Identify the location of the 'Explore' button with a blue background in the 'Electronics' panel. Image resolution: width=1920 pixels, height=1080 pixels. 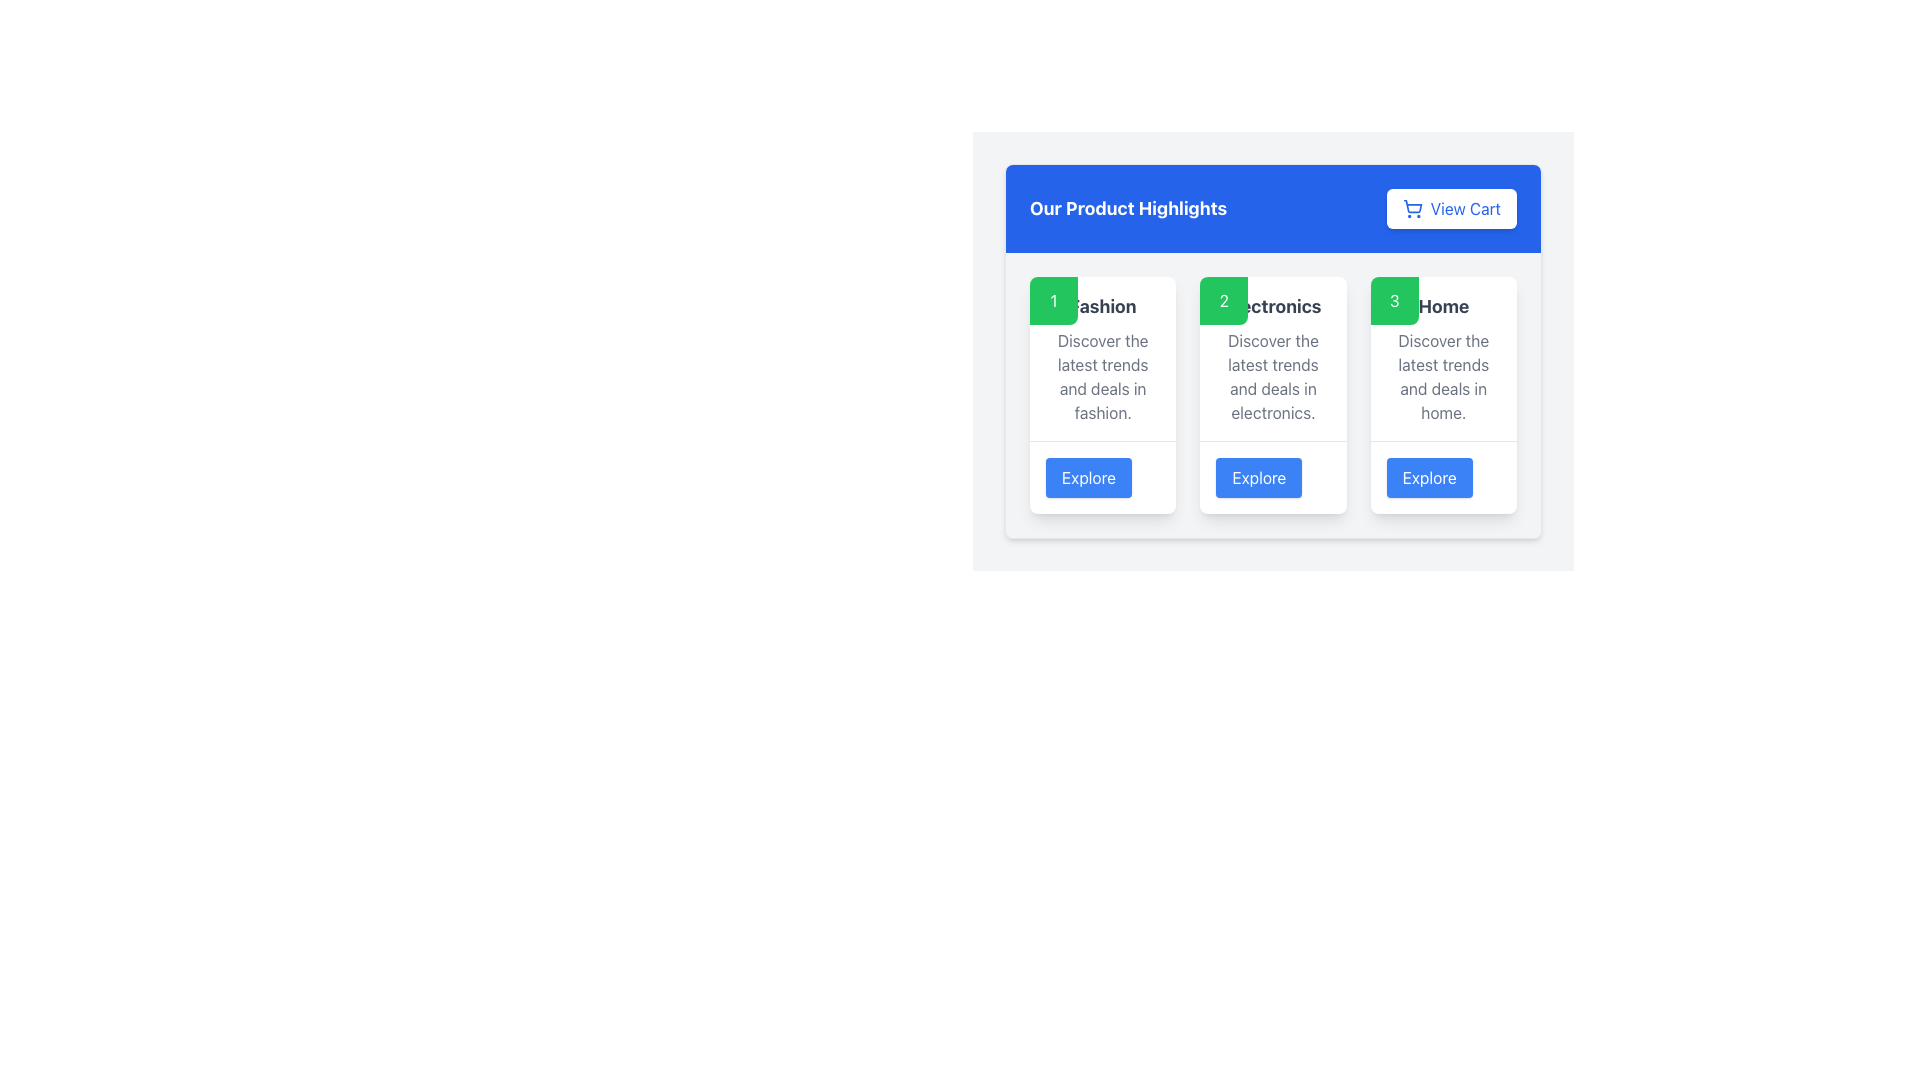
(1258, 478).